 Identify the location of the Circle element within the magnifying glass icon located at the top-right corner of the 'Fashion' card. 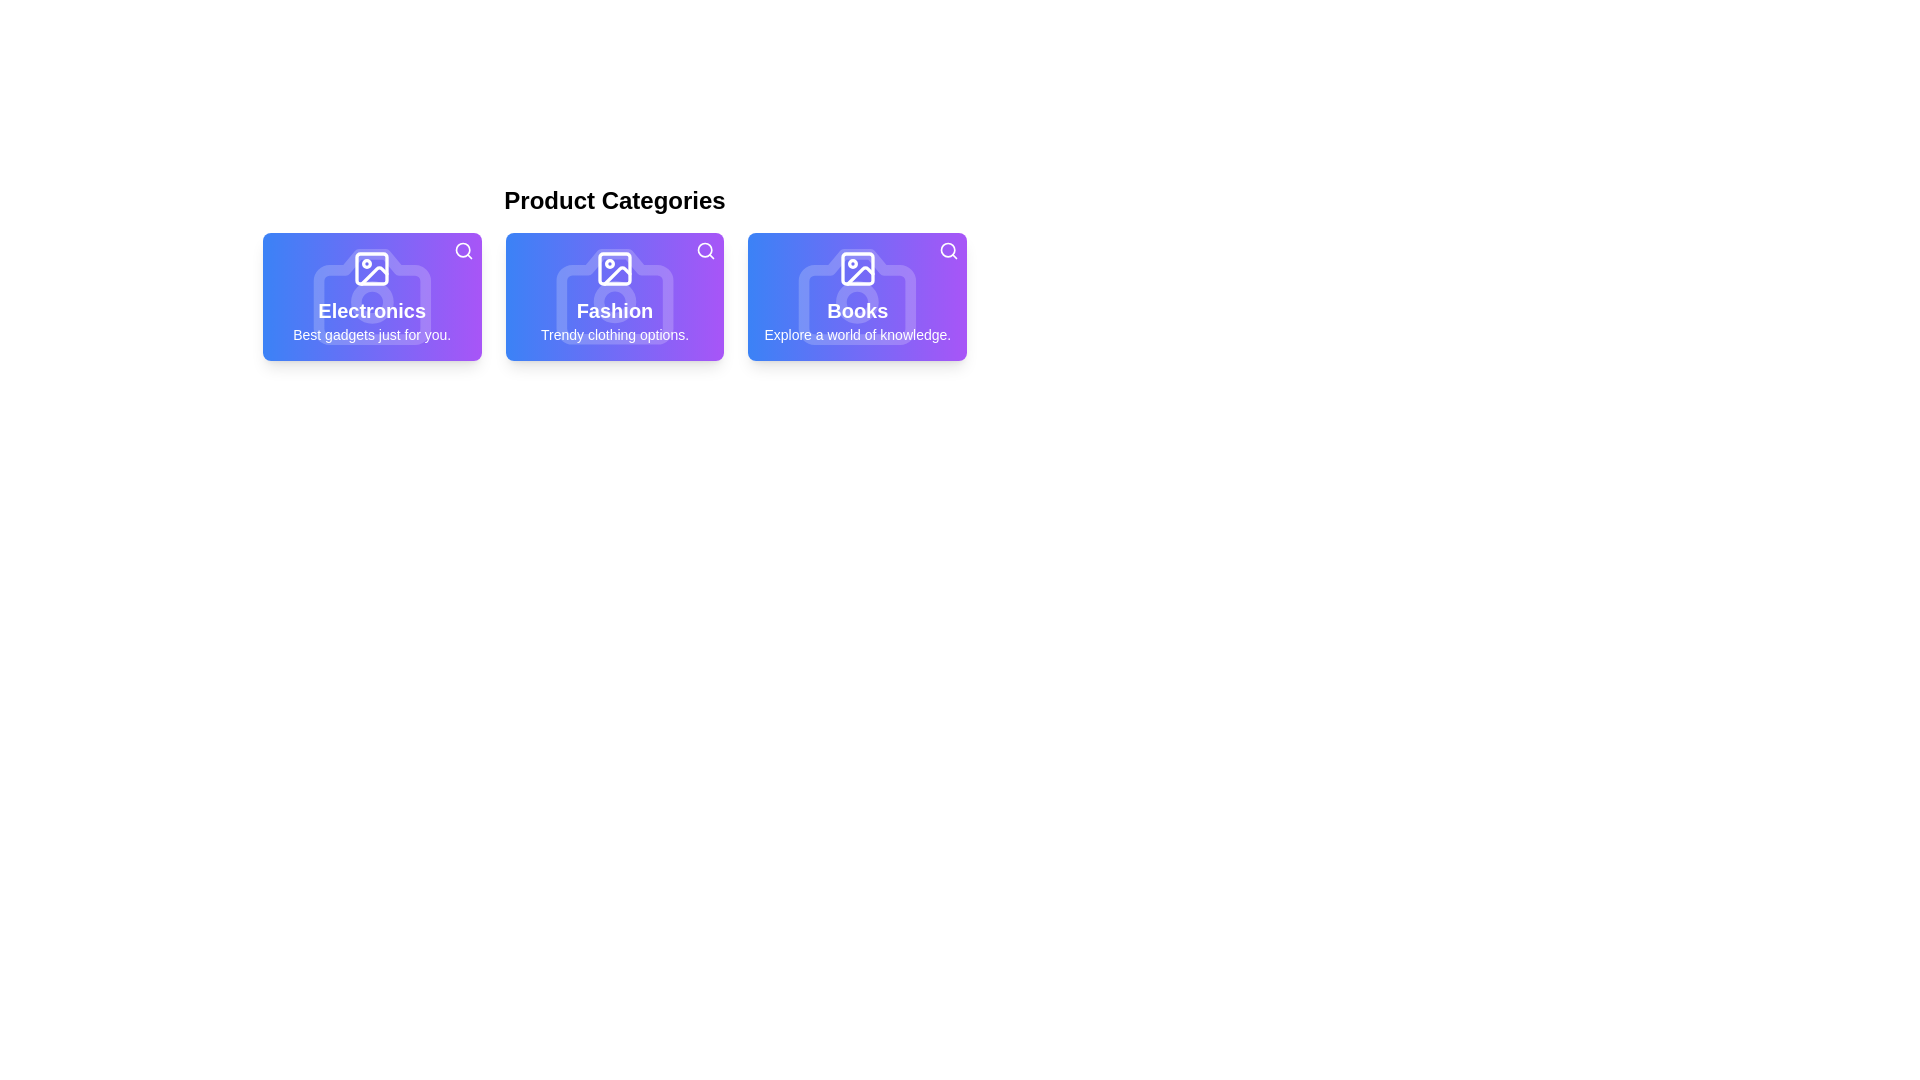
(705, 249).